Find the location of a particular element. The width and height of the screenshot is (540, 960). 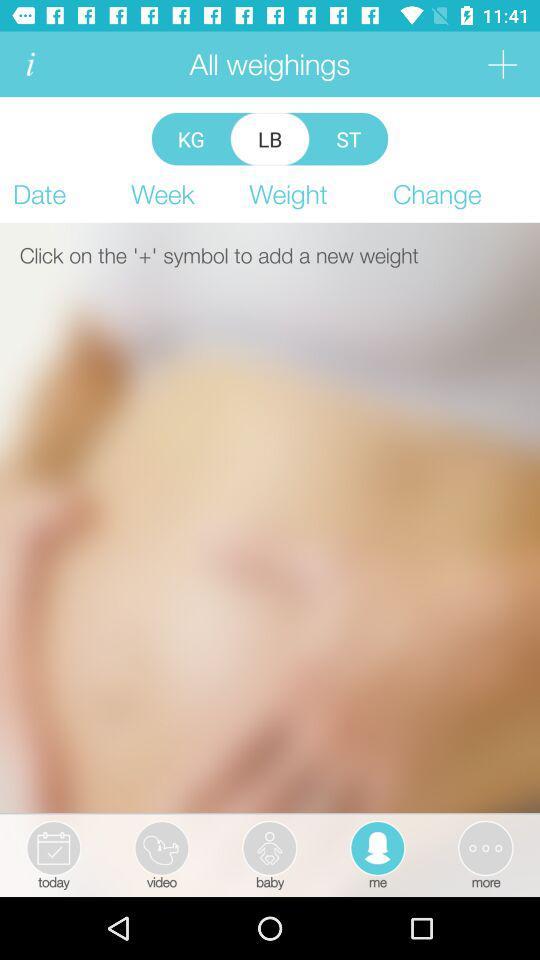

the radio button to the left of lb radio button is located at coordinates (191, 138).